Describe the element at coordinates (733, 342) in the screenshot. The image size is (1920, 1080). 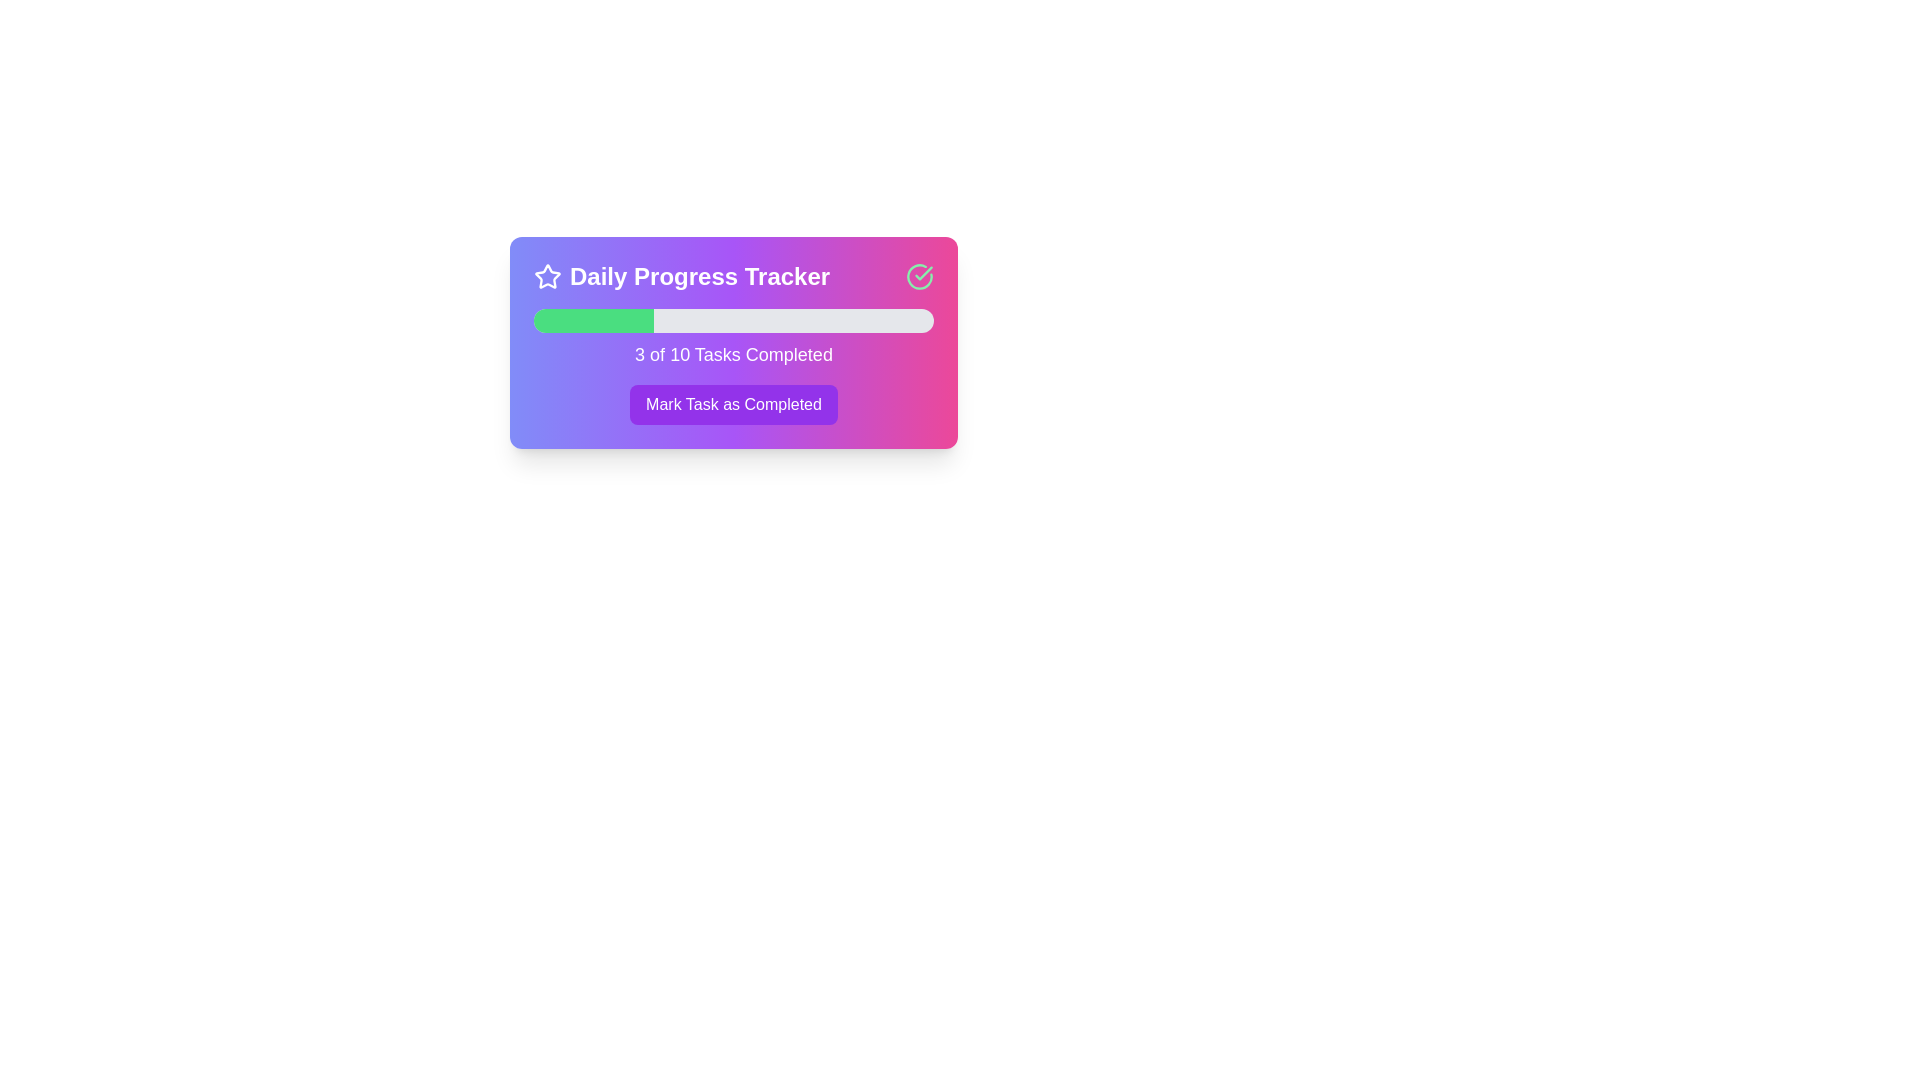
I see `the actionable button within the Card UI Component that serves as a progress tracker interface, providing visual feedback on task completion` at that location.